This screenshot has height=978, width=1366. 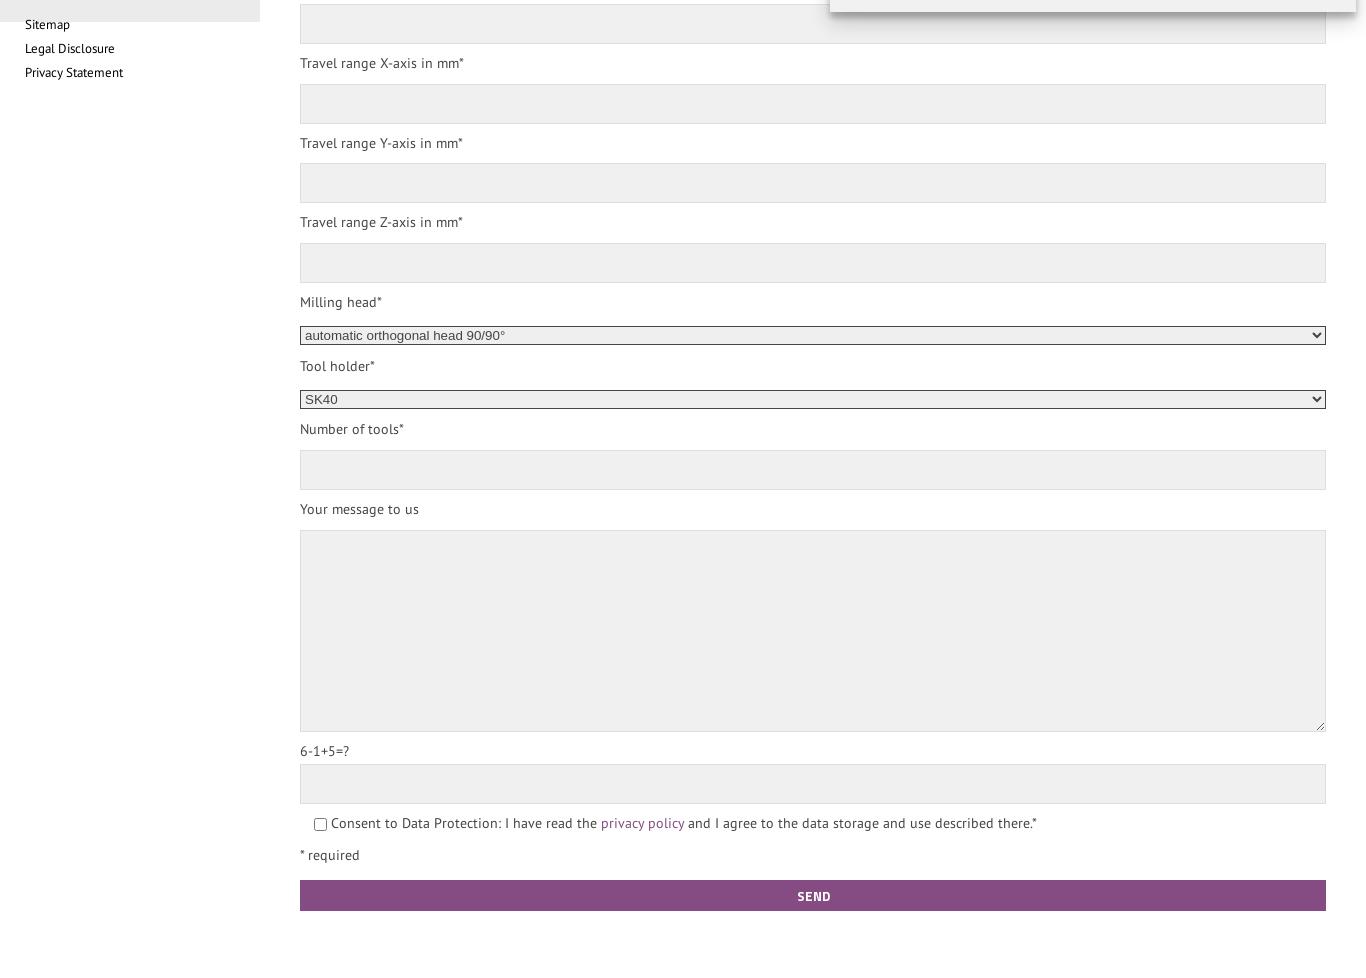 What do you see at coordinates (380, 222) in the screenshot?
I see `'Travel range Z-axis in mm*'` at bounding box center [380, 222].